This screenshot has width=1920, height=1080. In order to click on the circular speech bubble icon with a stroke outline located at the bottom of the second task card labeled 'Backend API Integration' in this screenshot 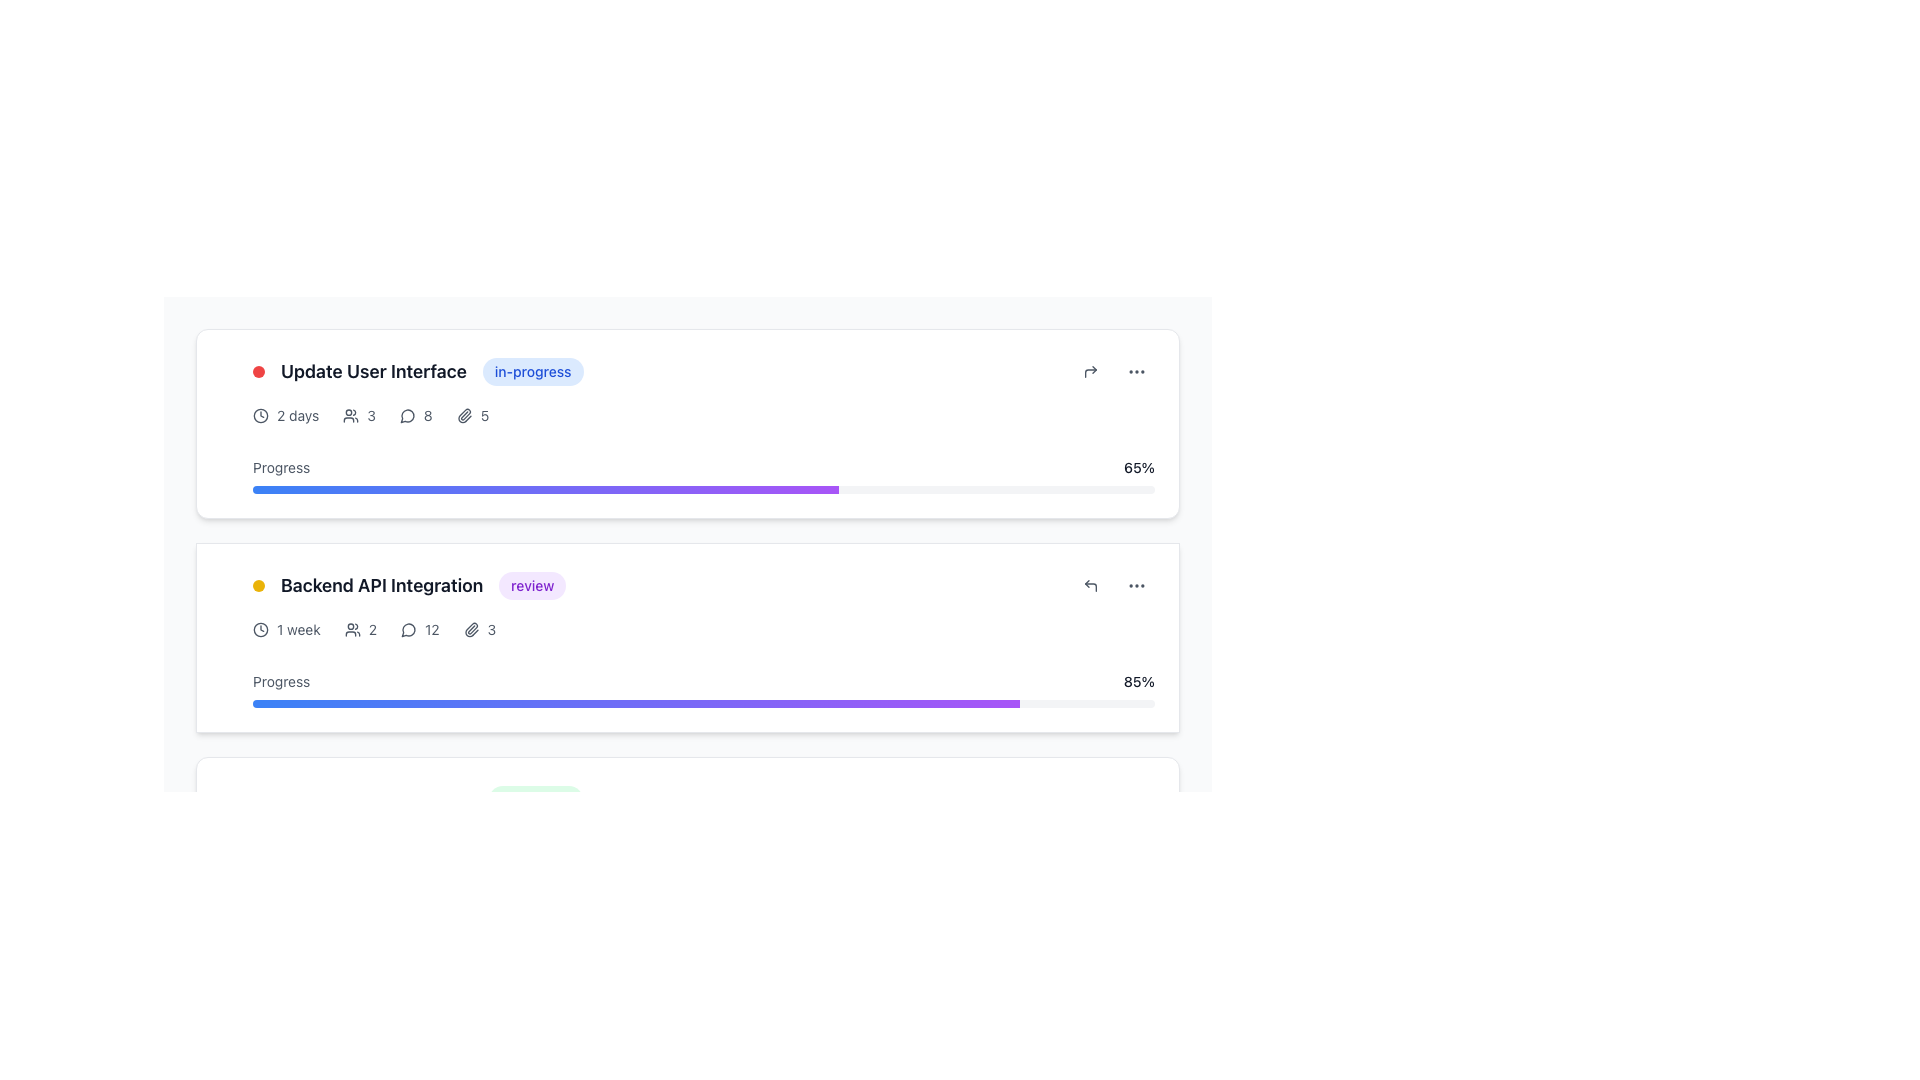, I will do `click(407, 628)`.